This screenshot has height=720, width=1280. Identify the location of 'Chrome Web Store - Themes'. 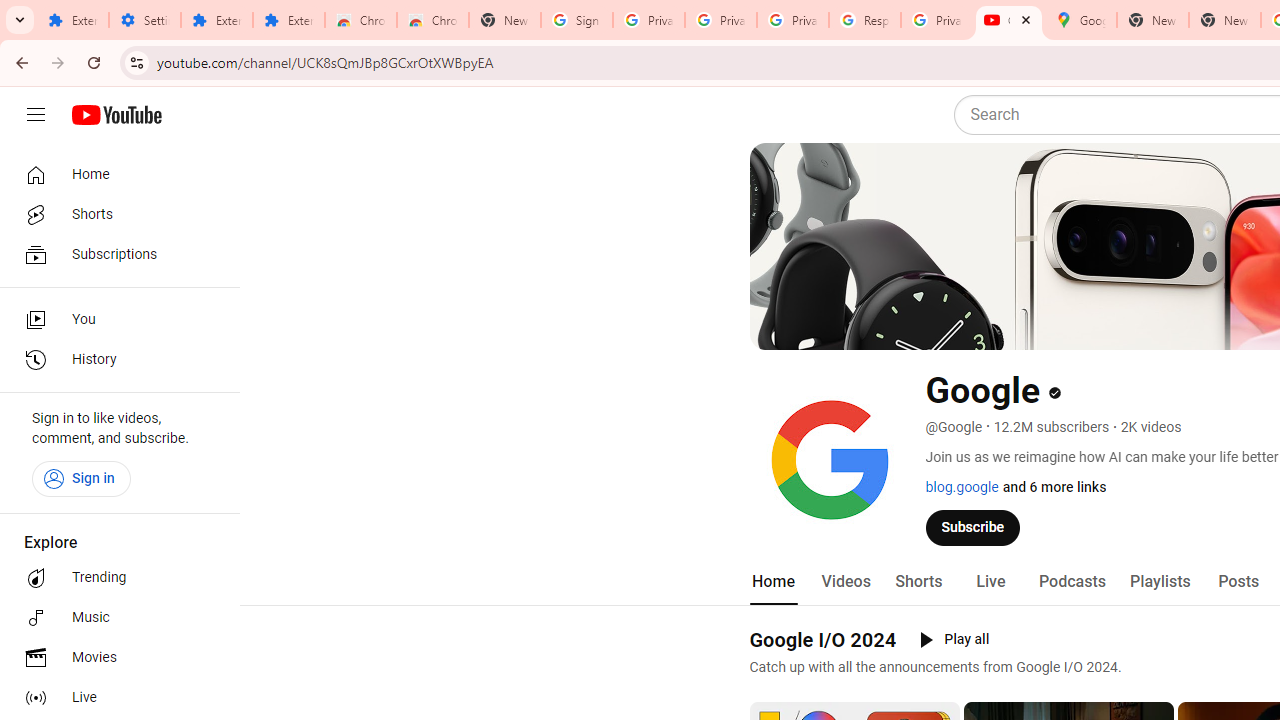
(431, 20).